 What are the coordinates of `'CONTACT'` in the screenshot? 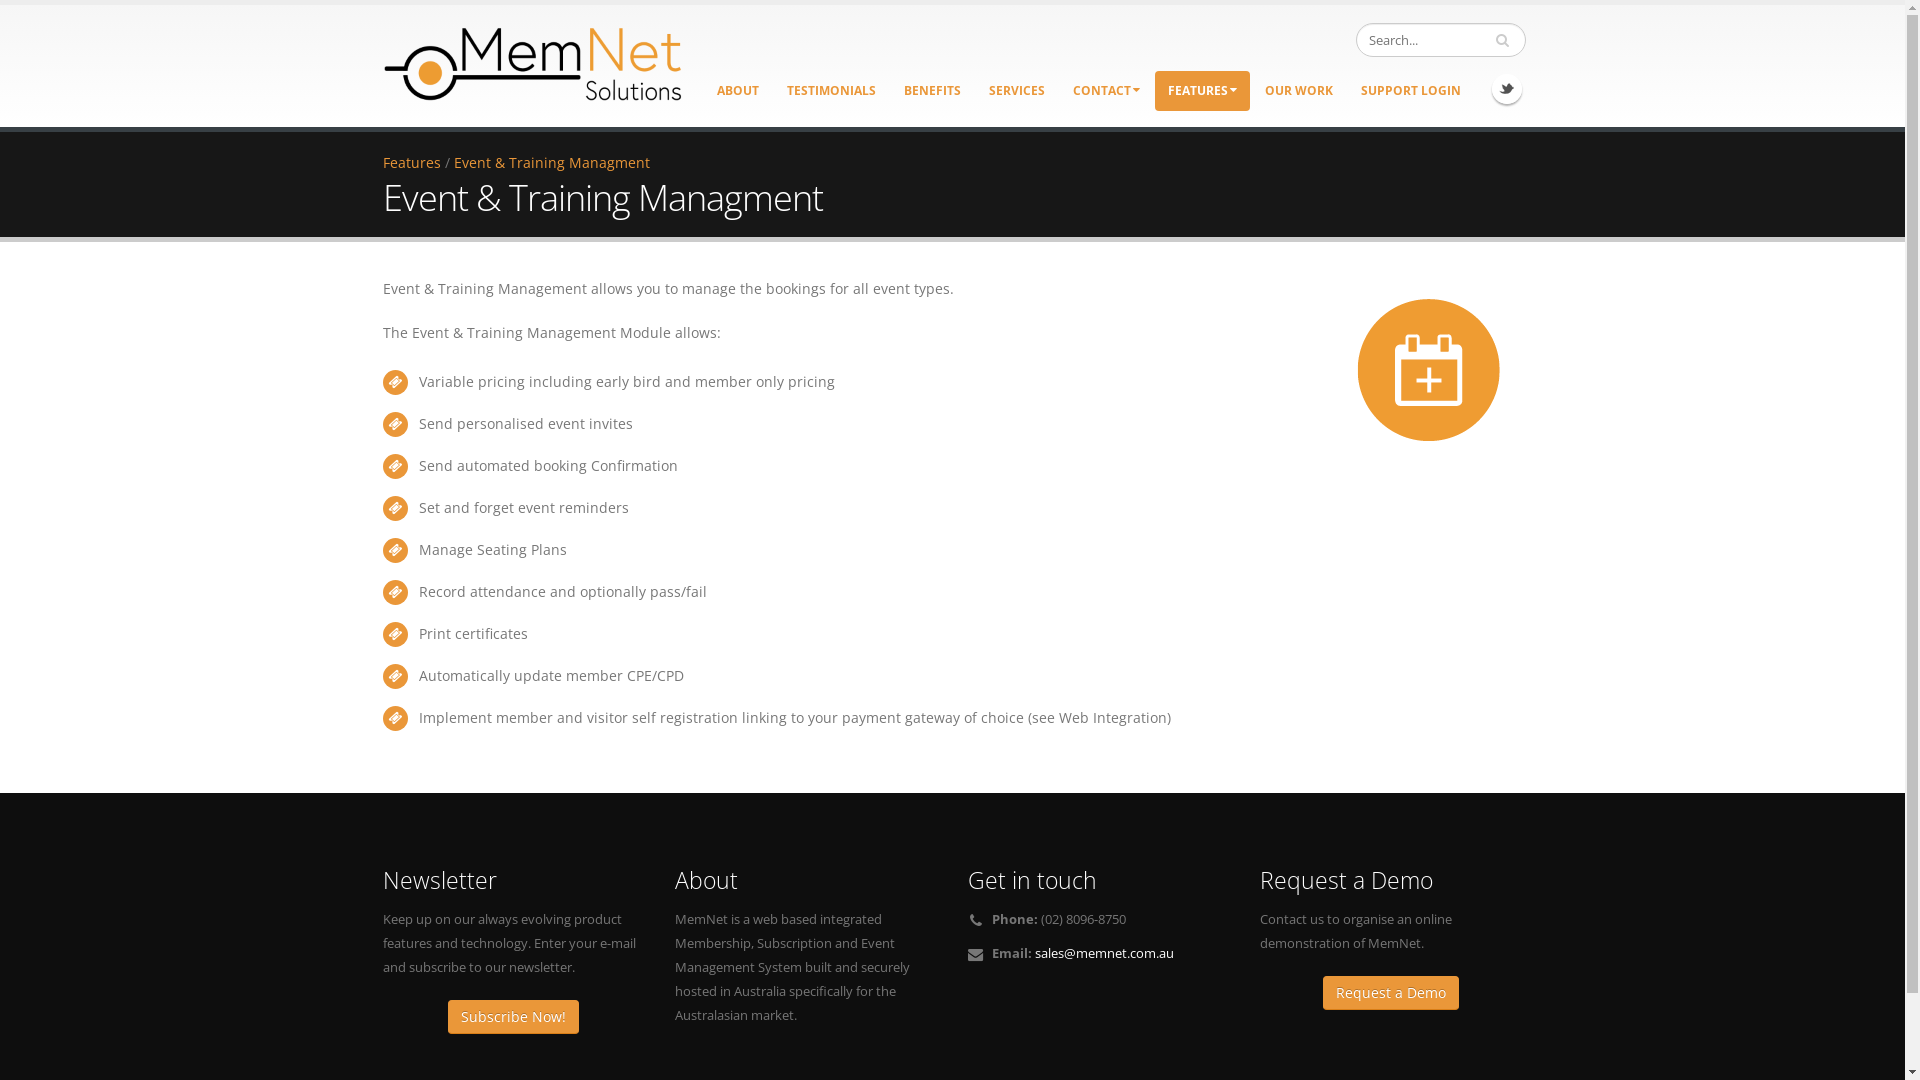 It's located at (1105, 91).